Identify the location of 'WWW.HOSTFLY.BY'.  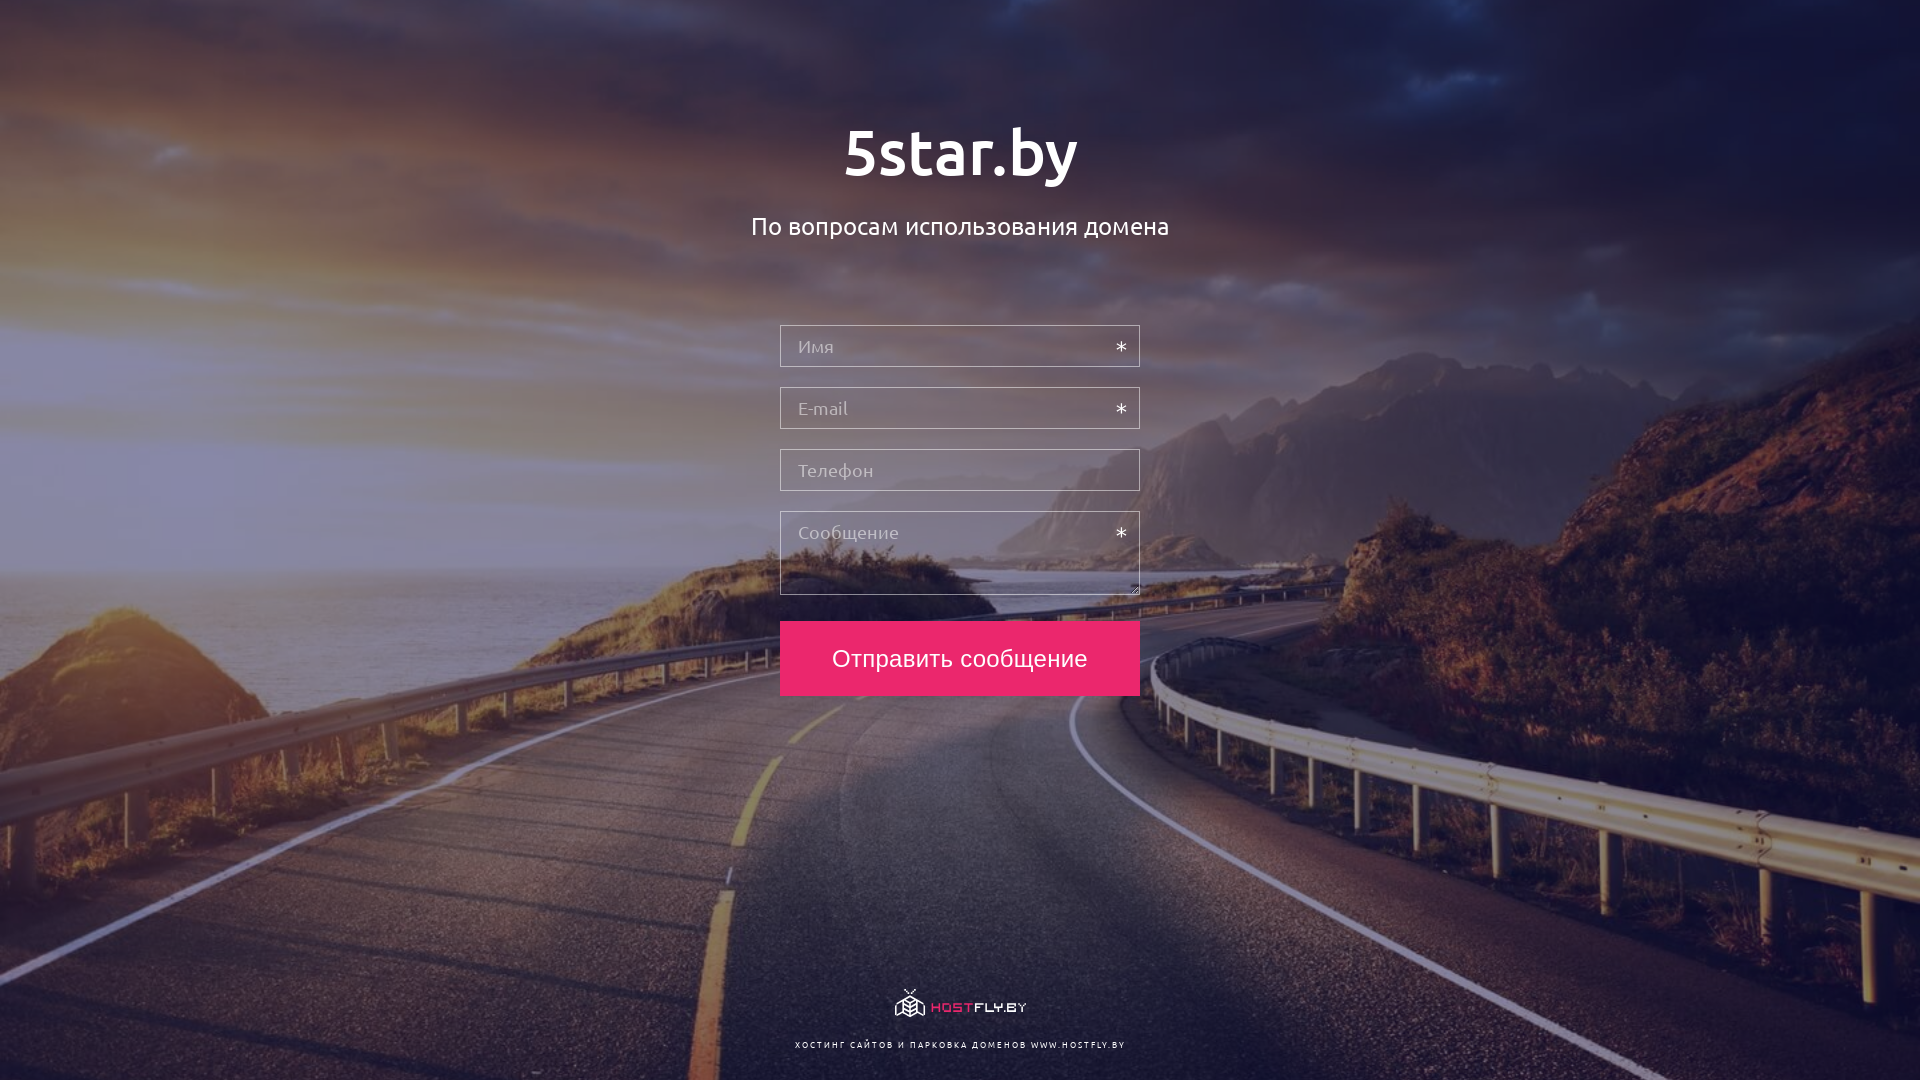
(1030, 1043).